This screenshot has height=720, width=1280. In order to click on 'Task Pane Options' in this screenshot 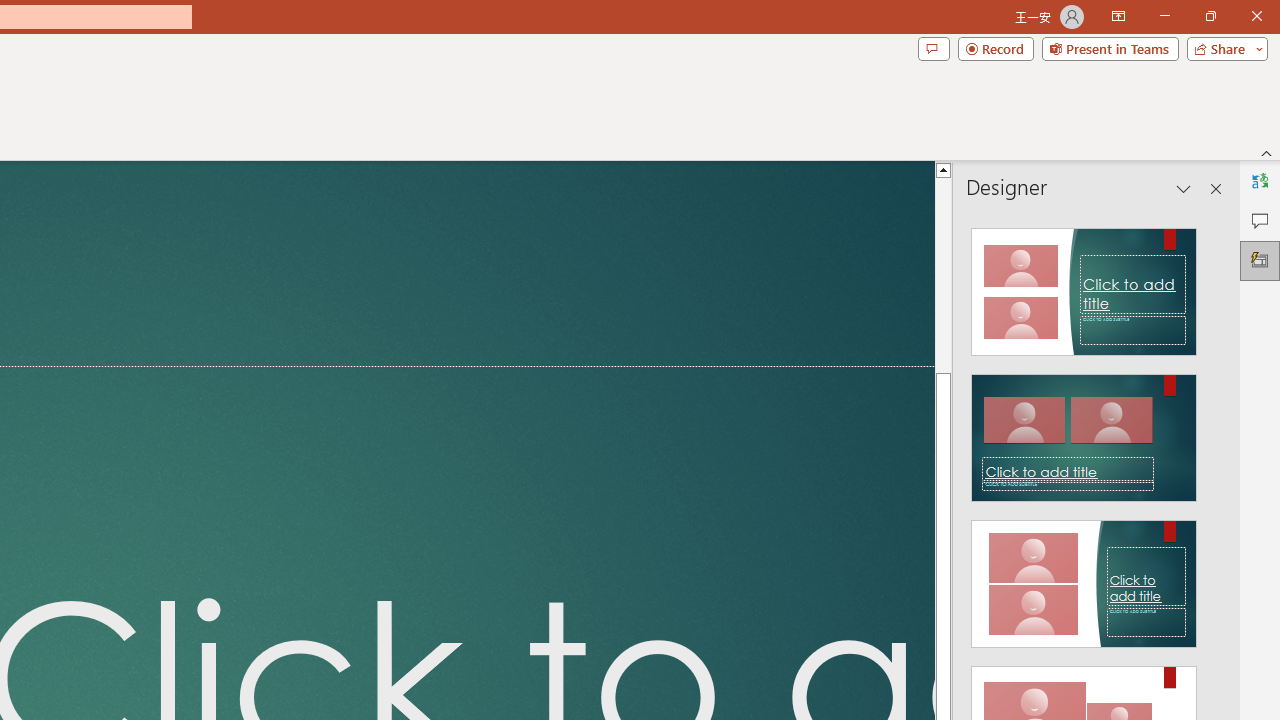, I will do `click(1184, 189)`.